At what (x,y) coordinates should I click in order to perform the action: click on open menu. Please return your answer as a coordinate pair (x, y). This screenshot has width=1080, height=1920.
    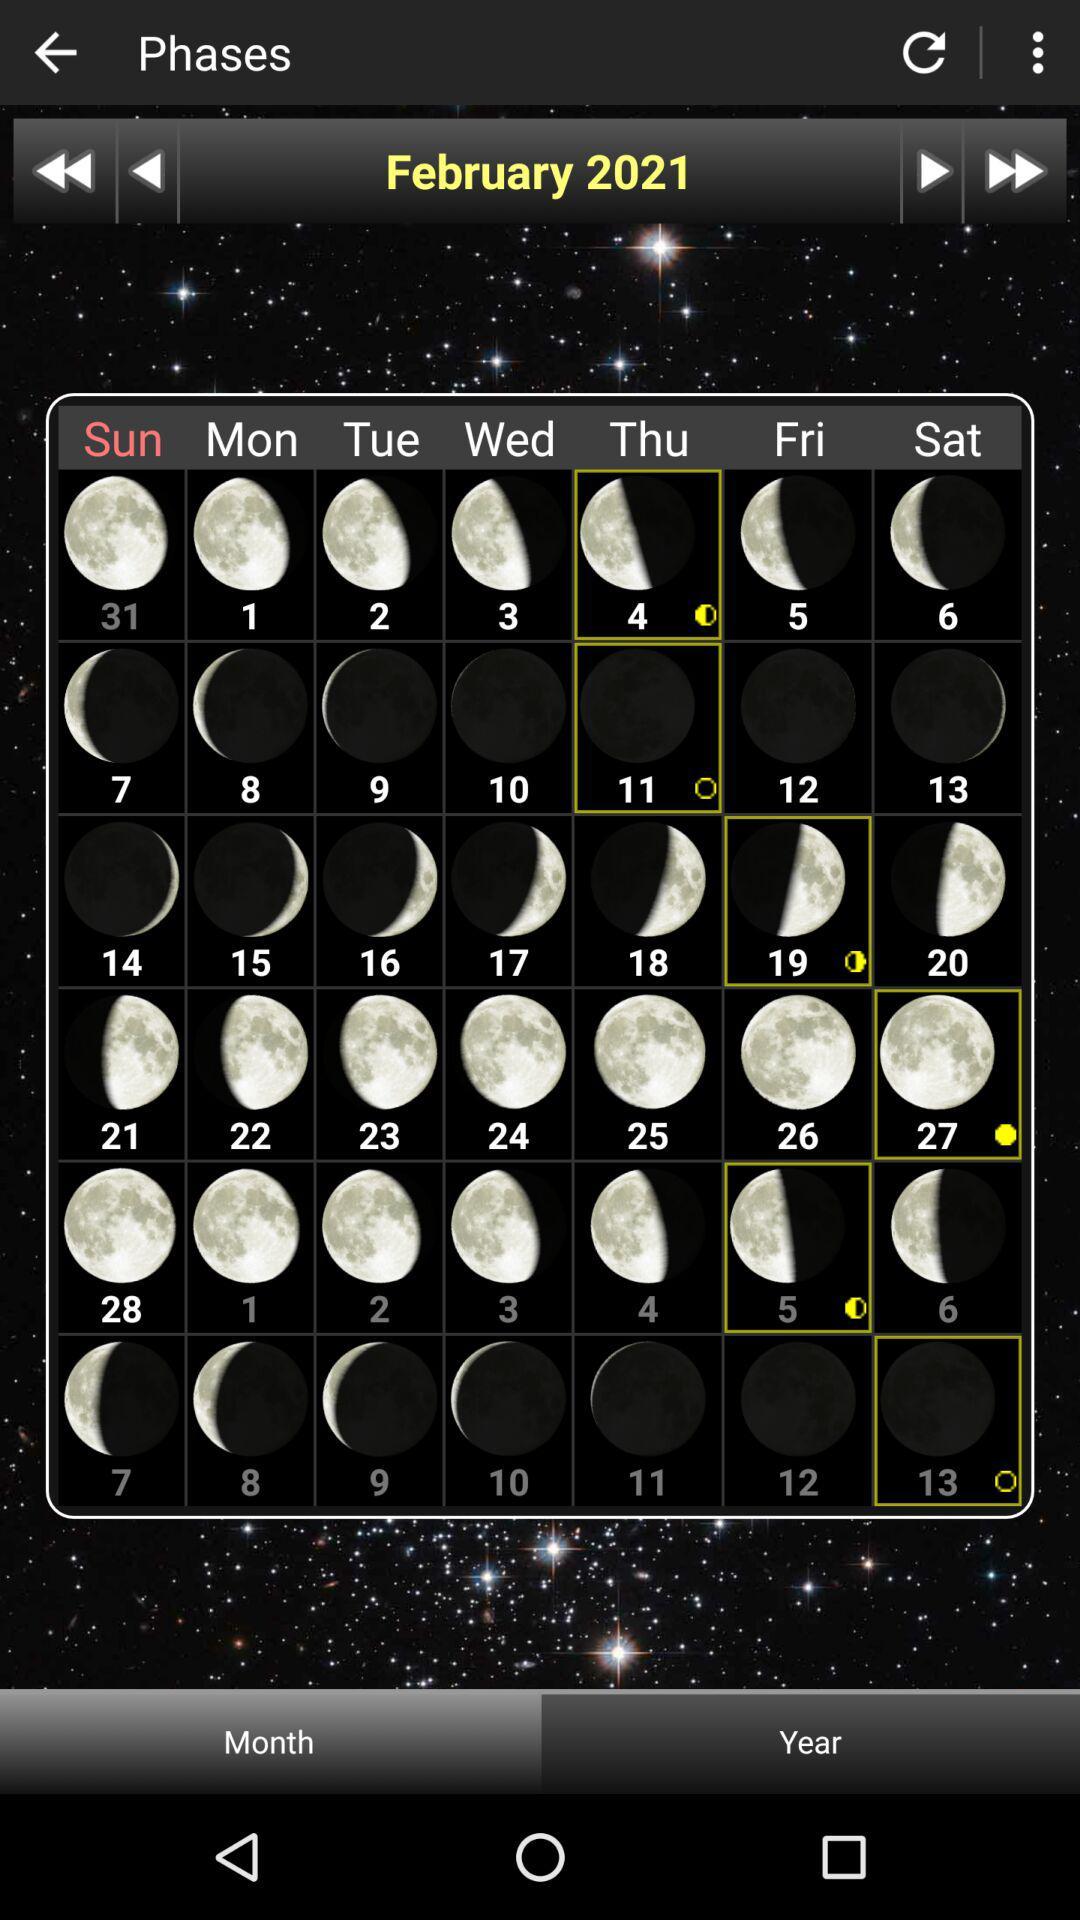
    Looking at the image, I should click on (1036, 52).